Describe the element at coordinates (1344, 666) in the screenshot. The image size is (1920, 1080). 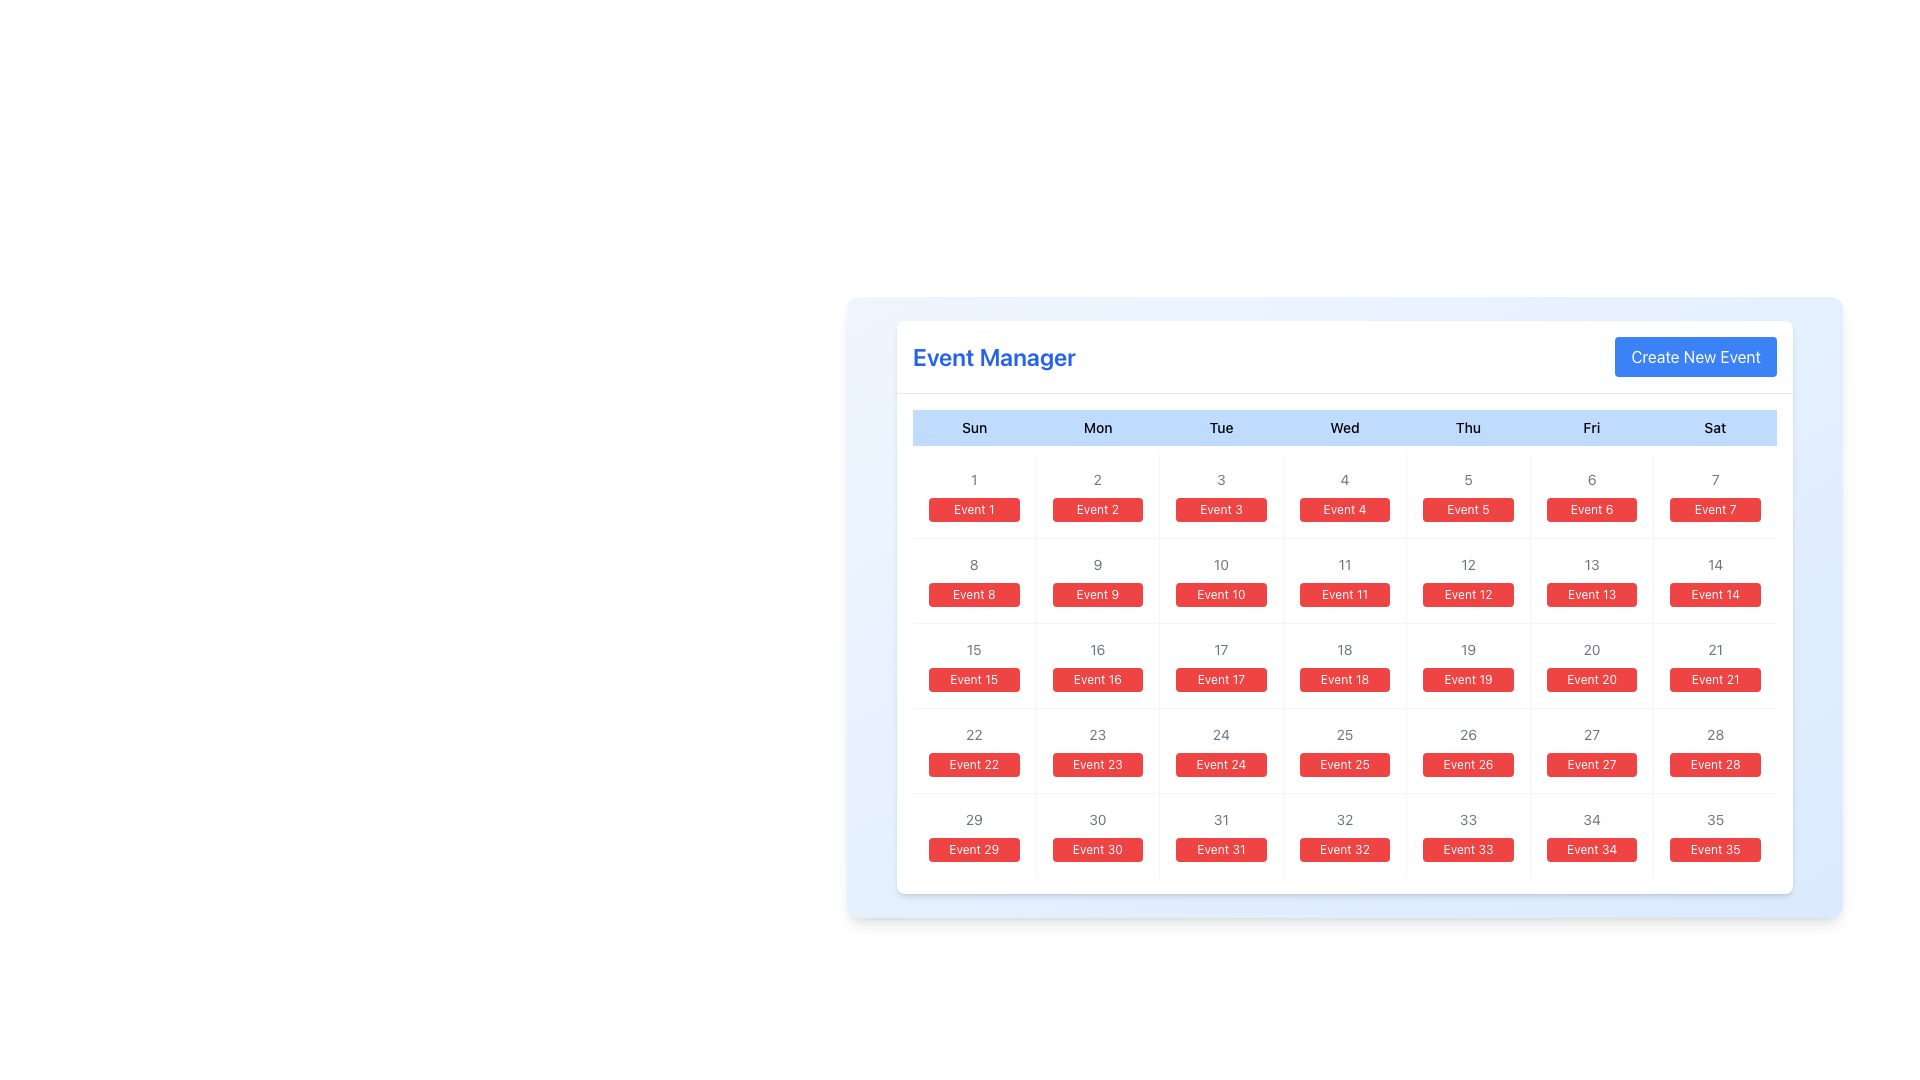
I see `the clickable card element labeled 'Event 18' that displays the number '18' in gray font, located in the fourth column of the third row under the day label 'Wed'` at that location.